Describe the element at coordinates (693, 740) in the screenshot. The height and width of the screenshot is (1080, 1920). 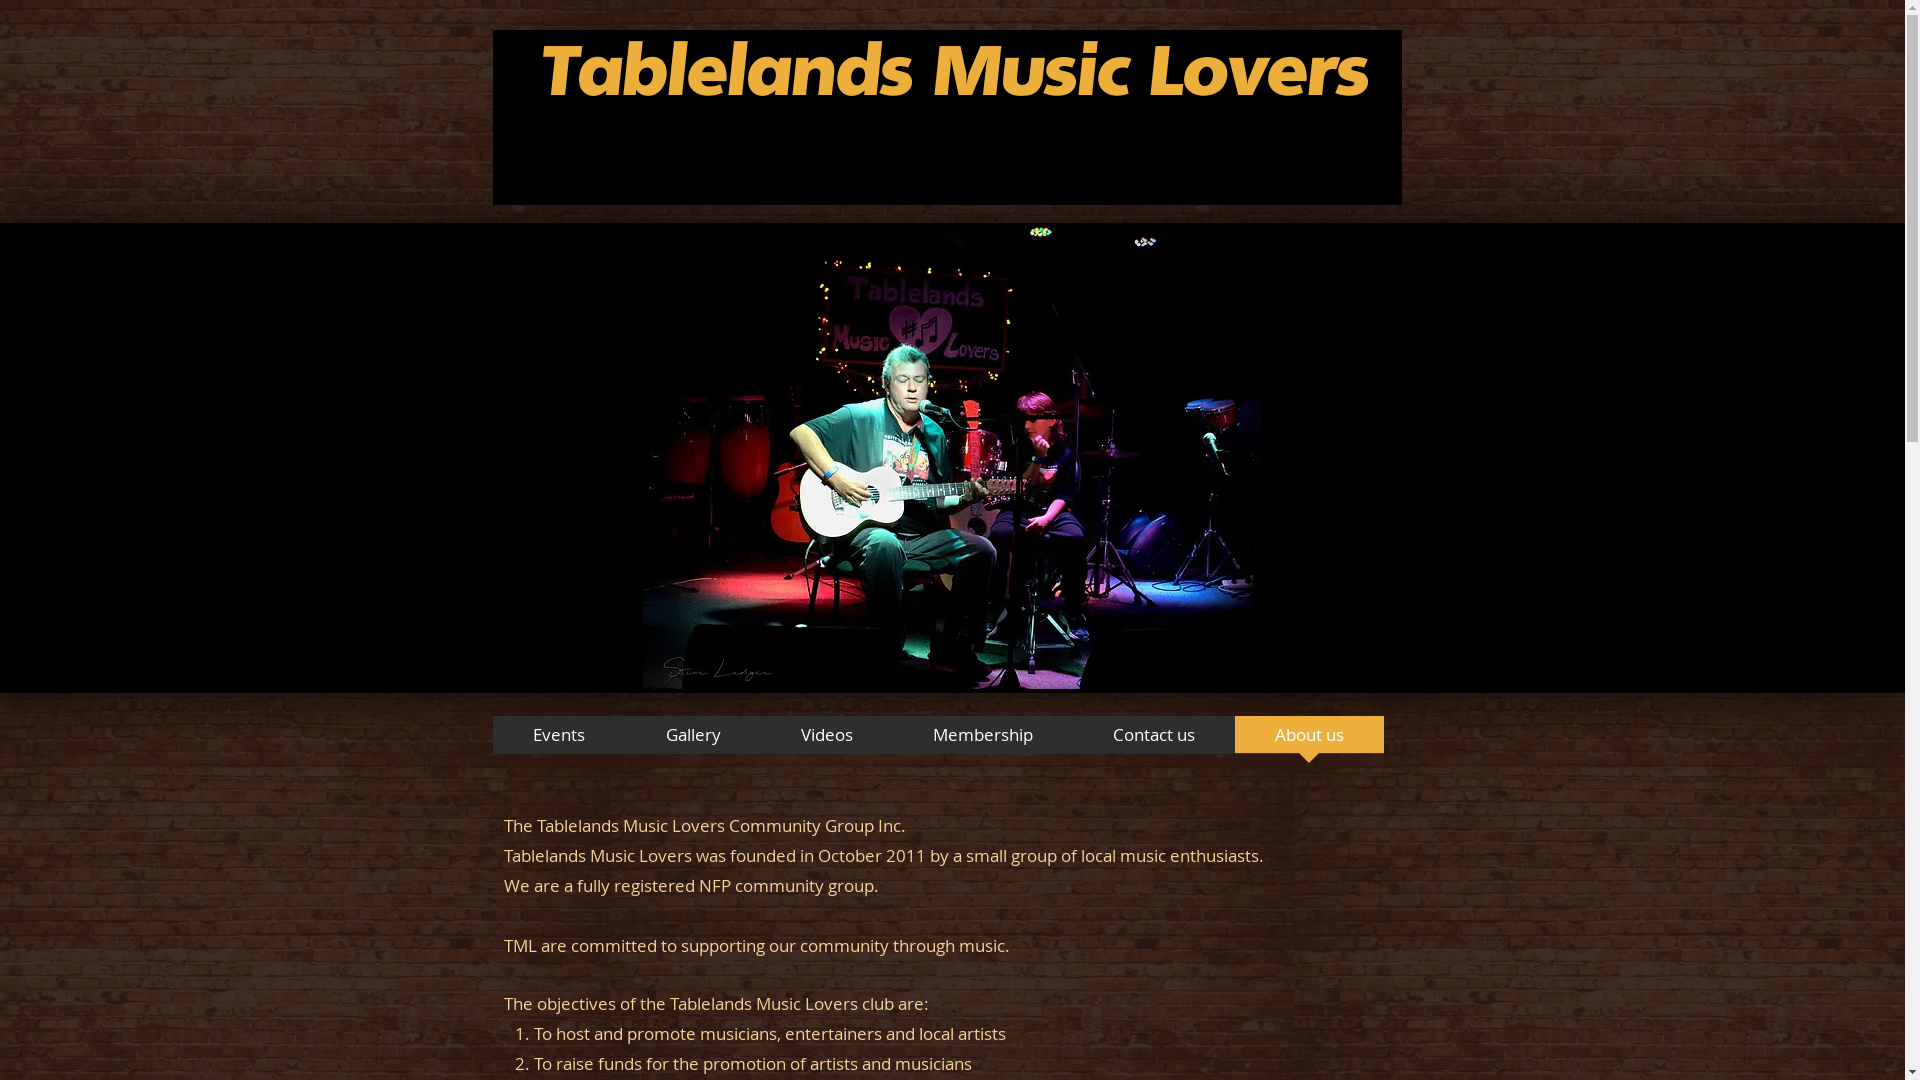
I see `'Gallery'` at that location.